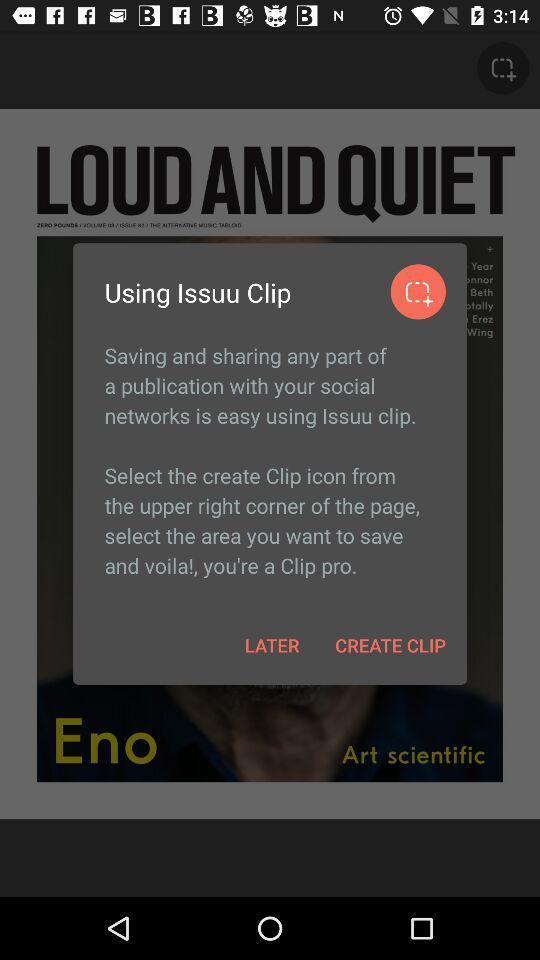  I want to click on the icon at the bottom, so click(271, 644).